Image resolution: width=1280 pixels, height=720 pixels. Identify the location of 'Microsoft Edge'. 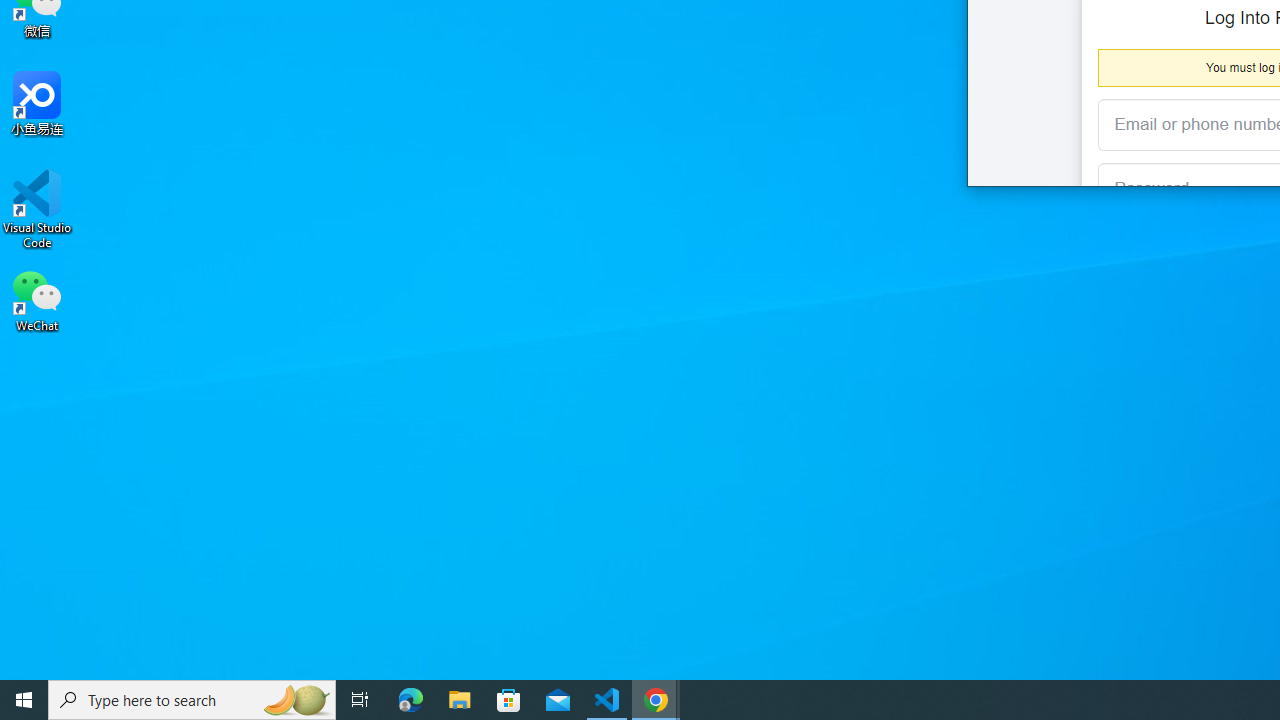
(410, 698).